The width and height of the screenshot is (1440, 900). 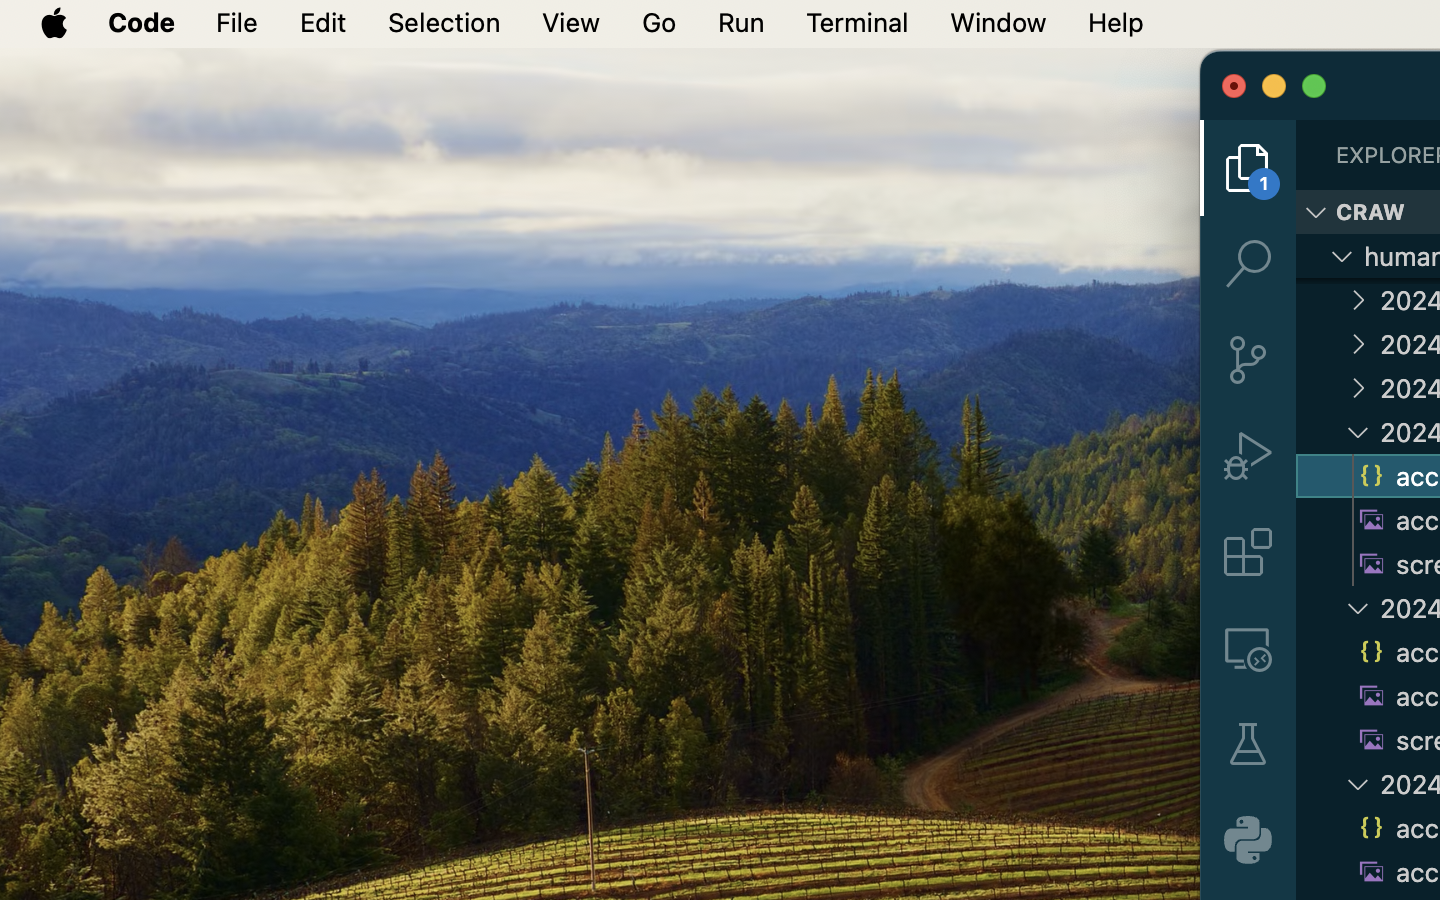 I want to click on '0 ', so click(x=1247, y=360).